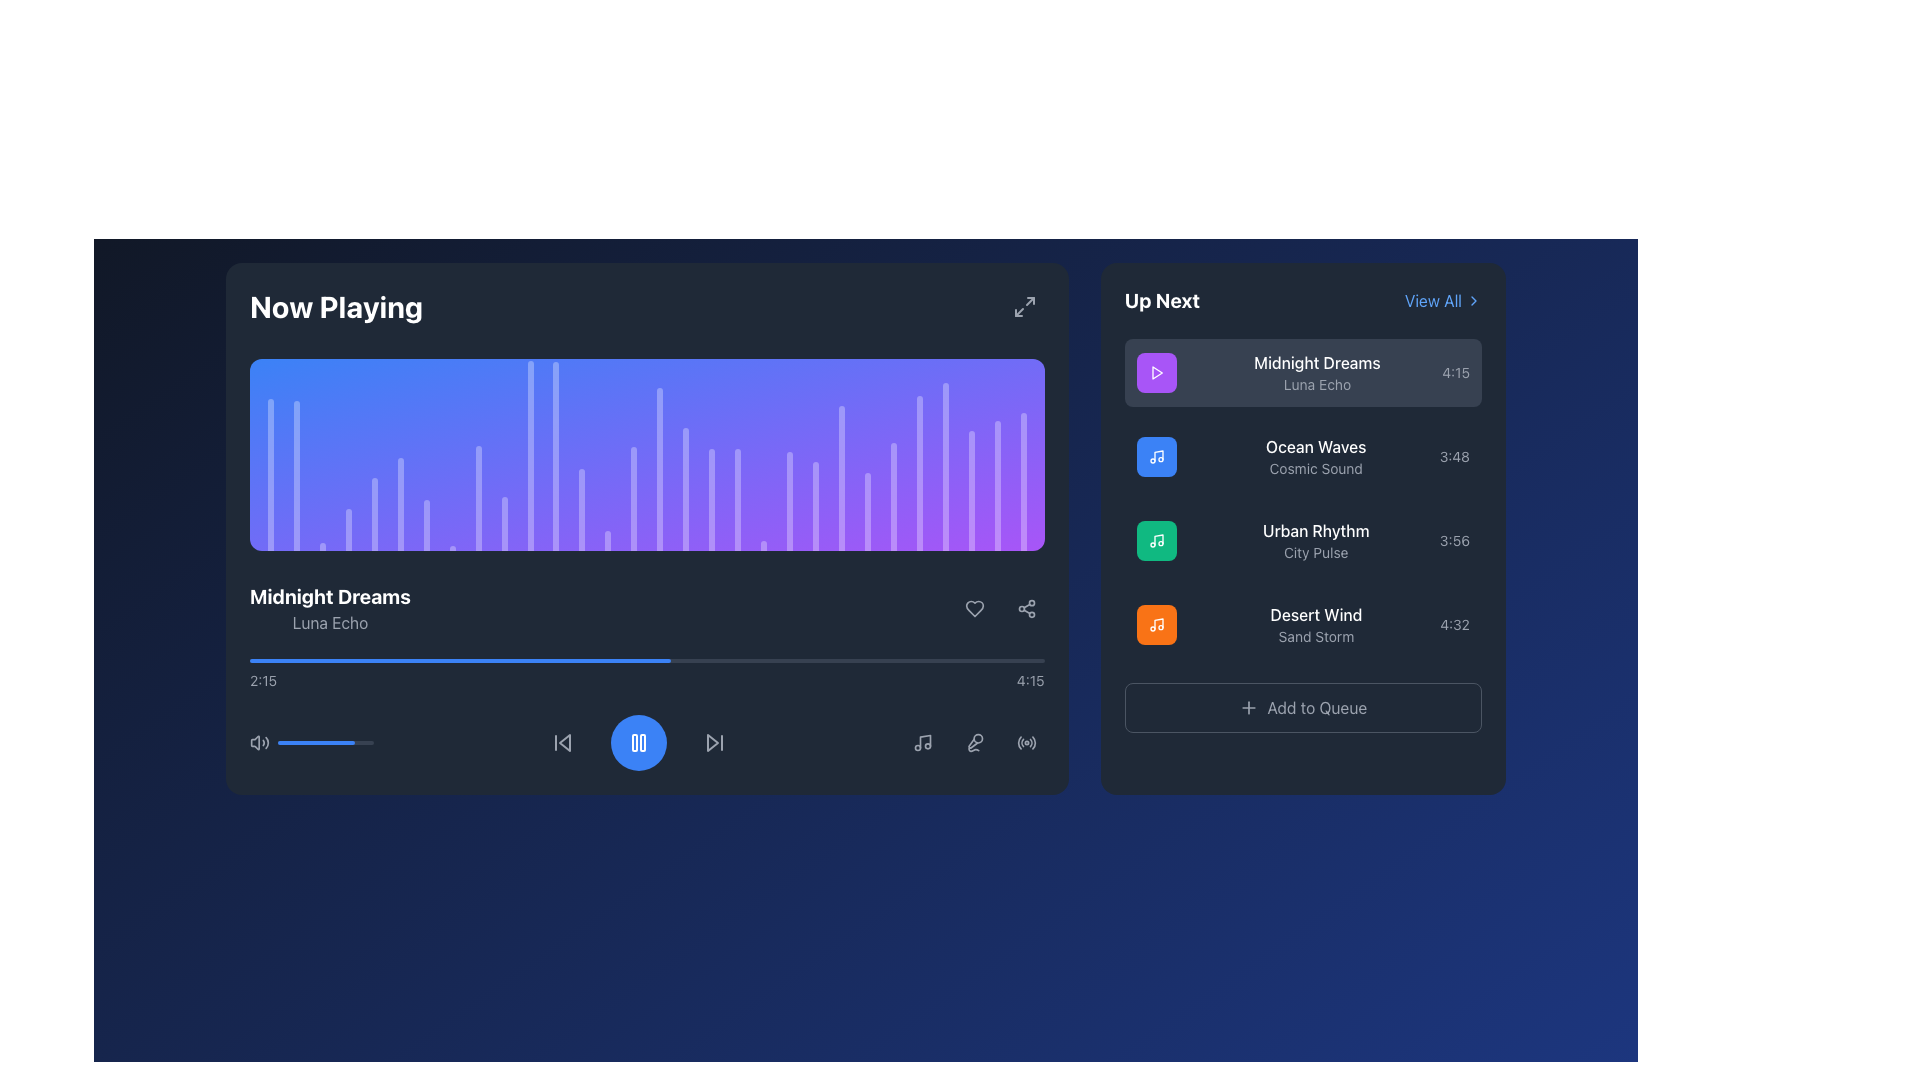  Describe the element at coordinates (1156, 623) in the screenshot. I see `the music icon representing the track 'Desert Wind'` at that location.